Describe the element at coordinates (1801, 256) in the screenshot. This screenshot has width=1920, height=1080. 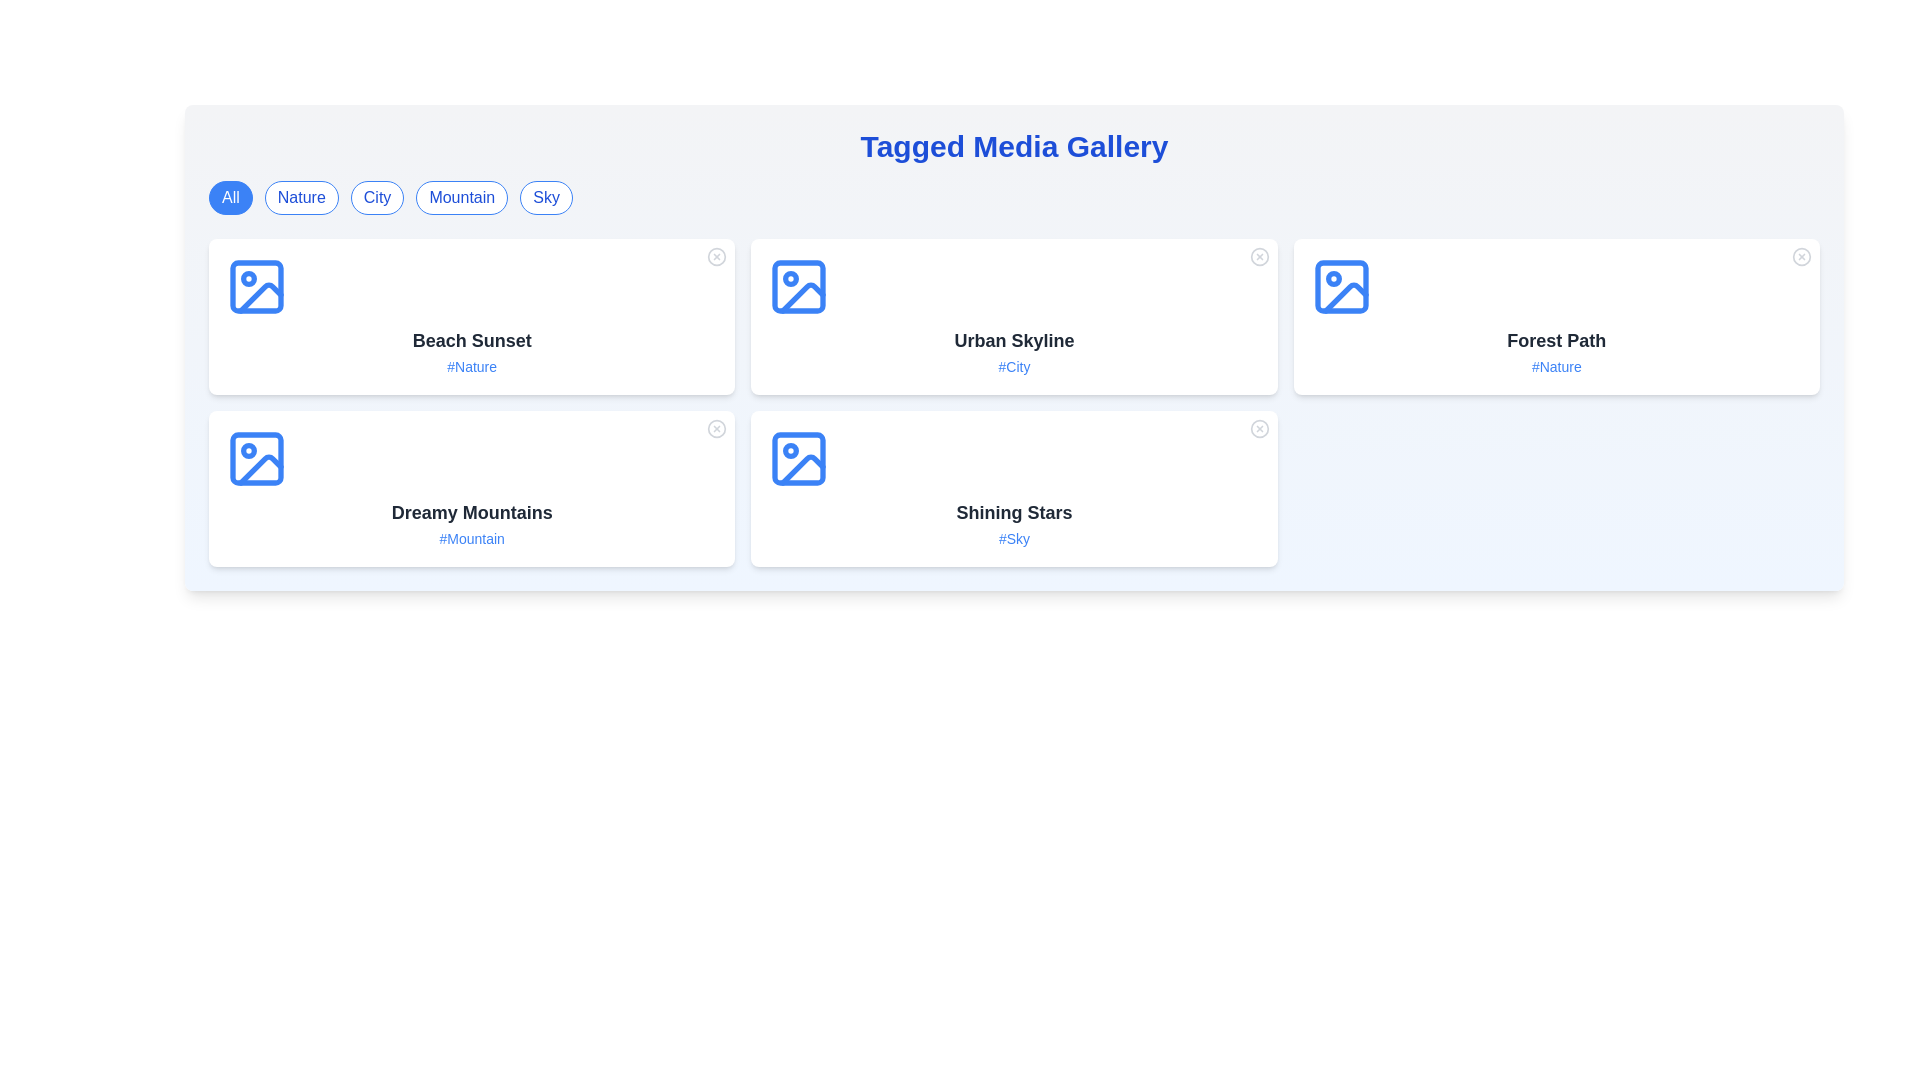
I see `the close button of a media item identified by Forest Path` at that location.